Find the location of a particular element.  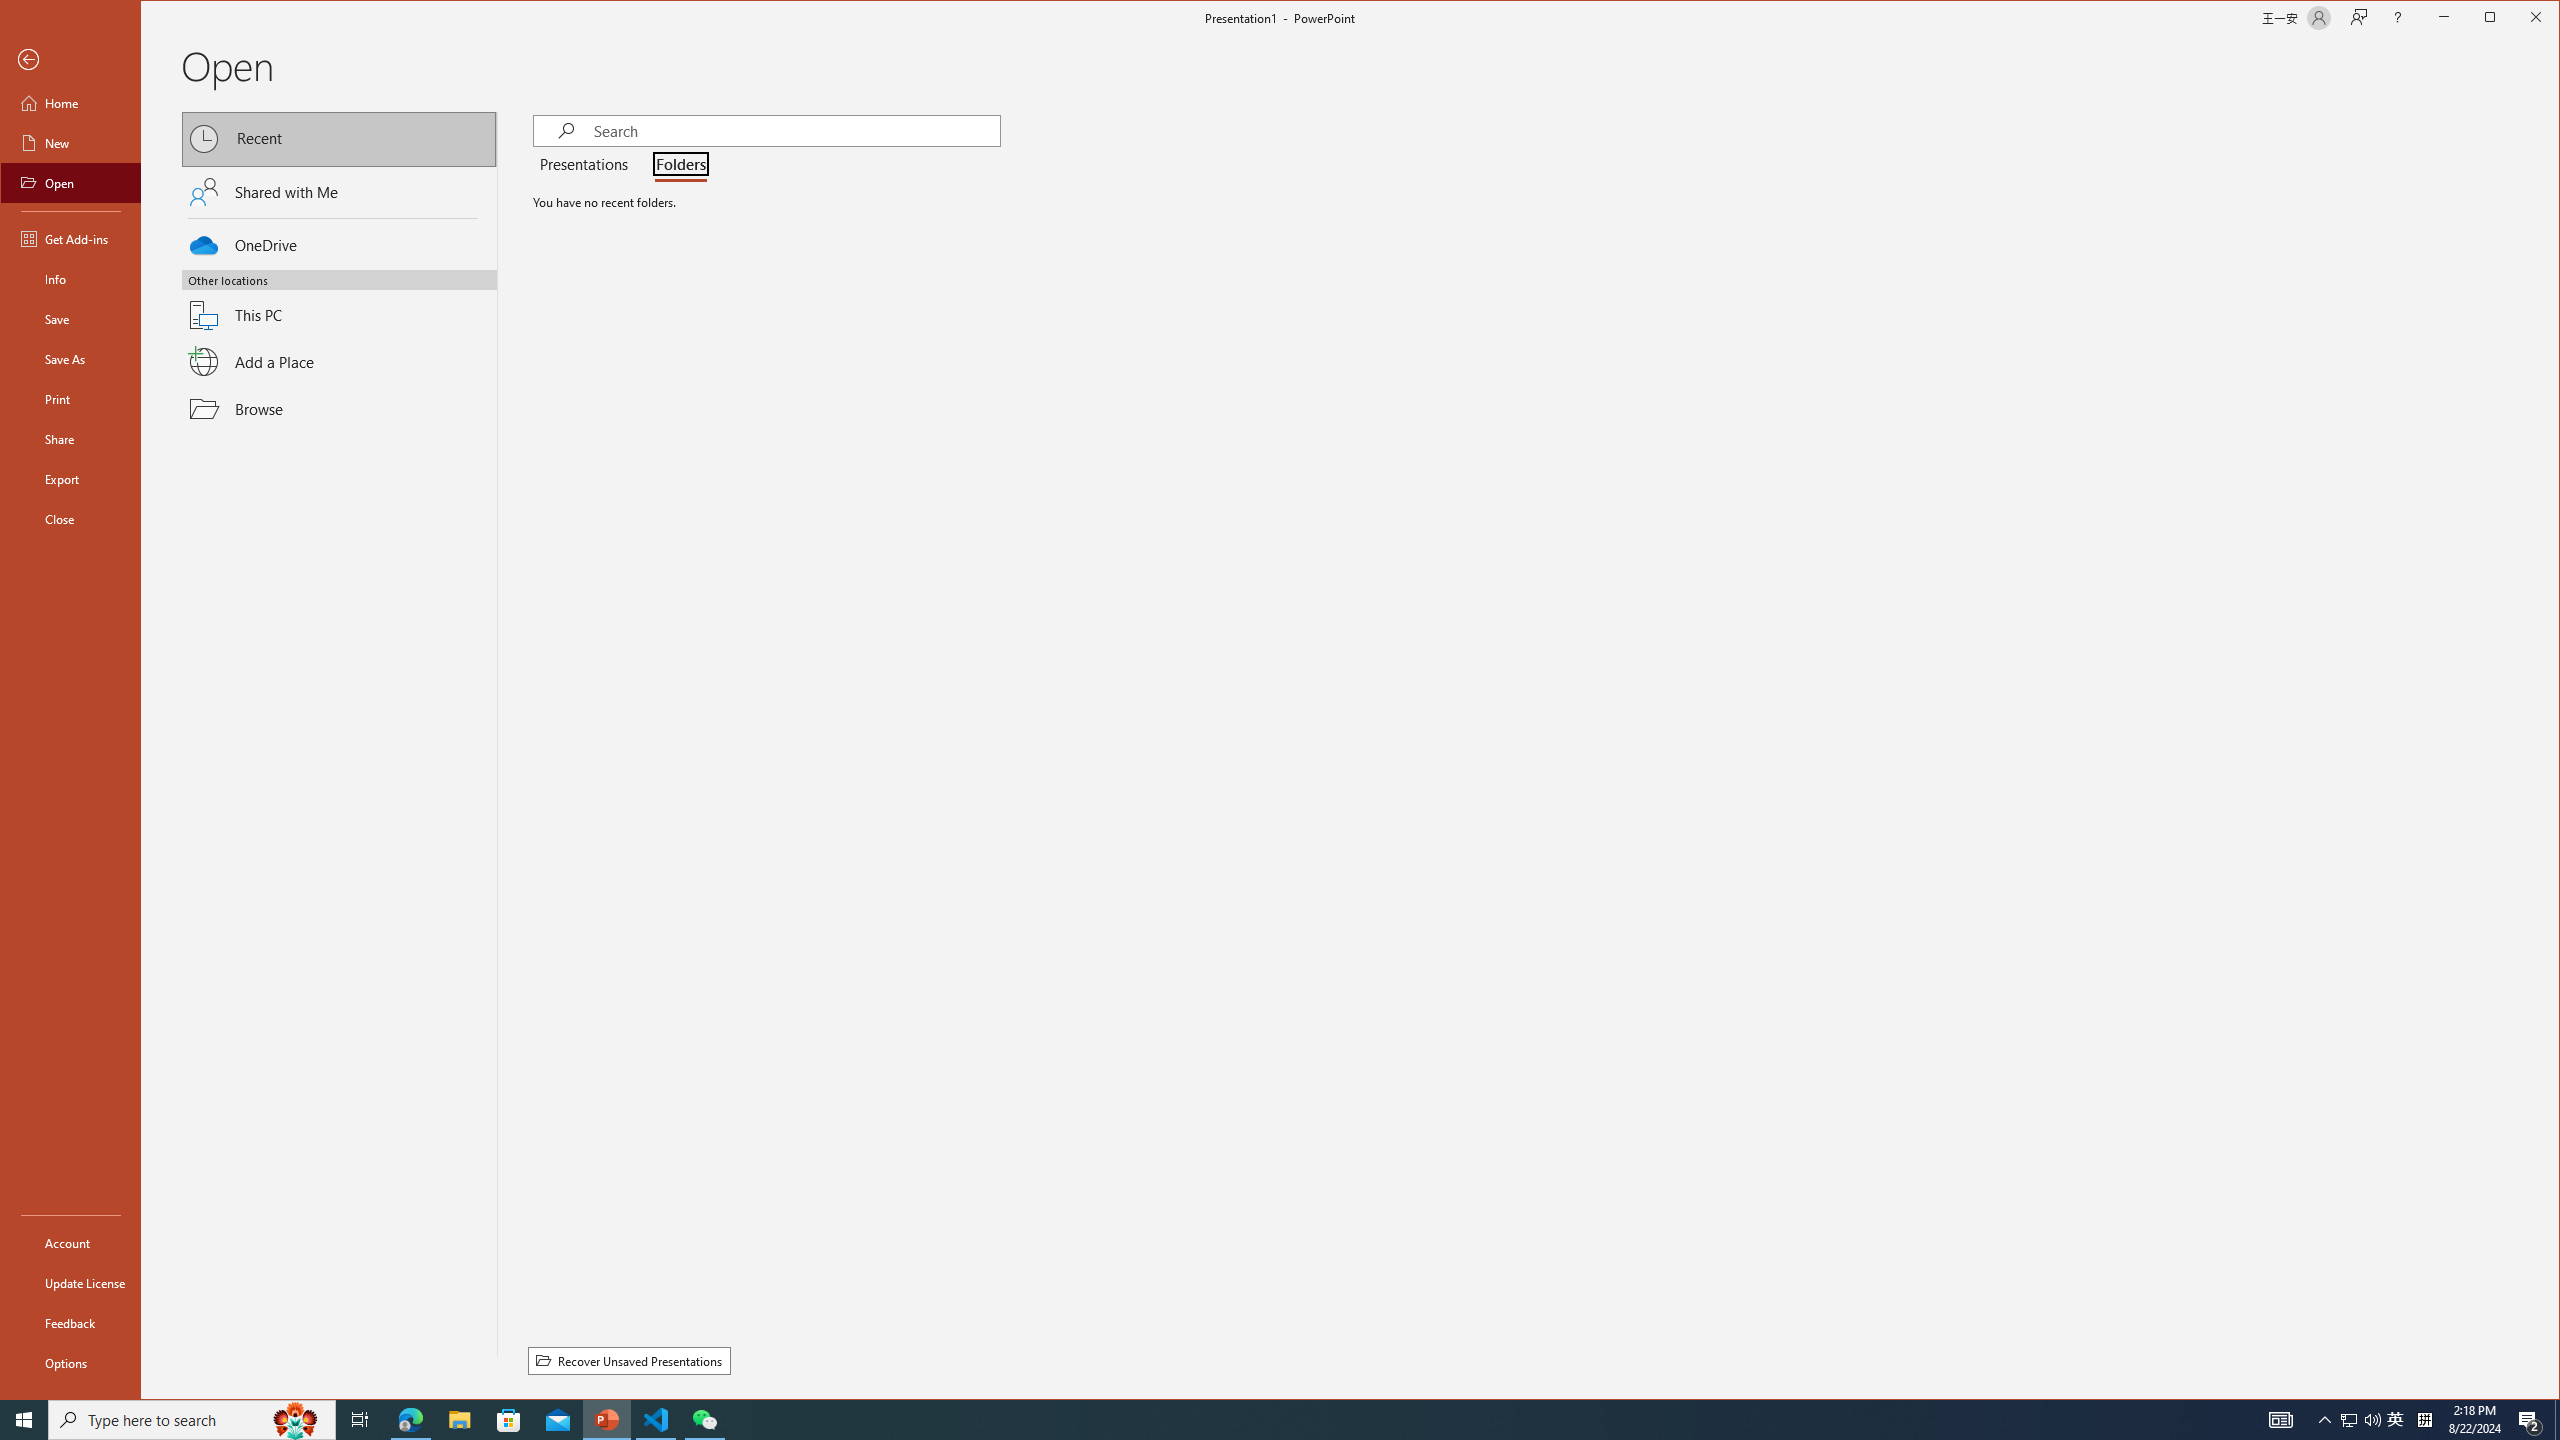

'Feedback' is located at coordinates (69, 1322).